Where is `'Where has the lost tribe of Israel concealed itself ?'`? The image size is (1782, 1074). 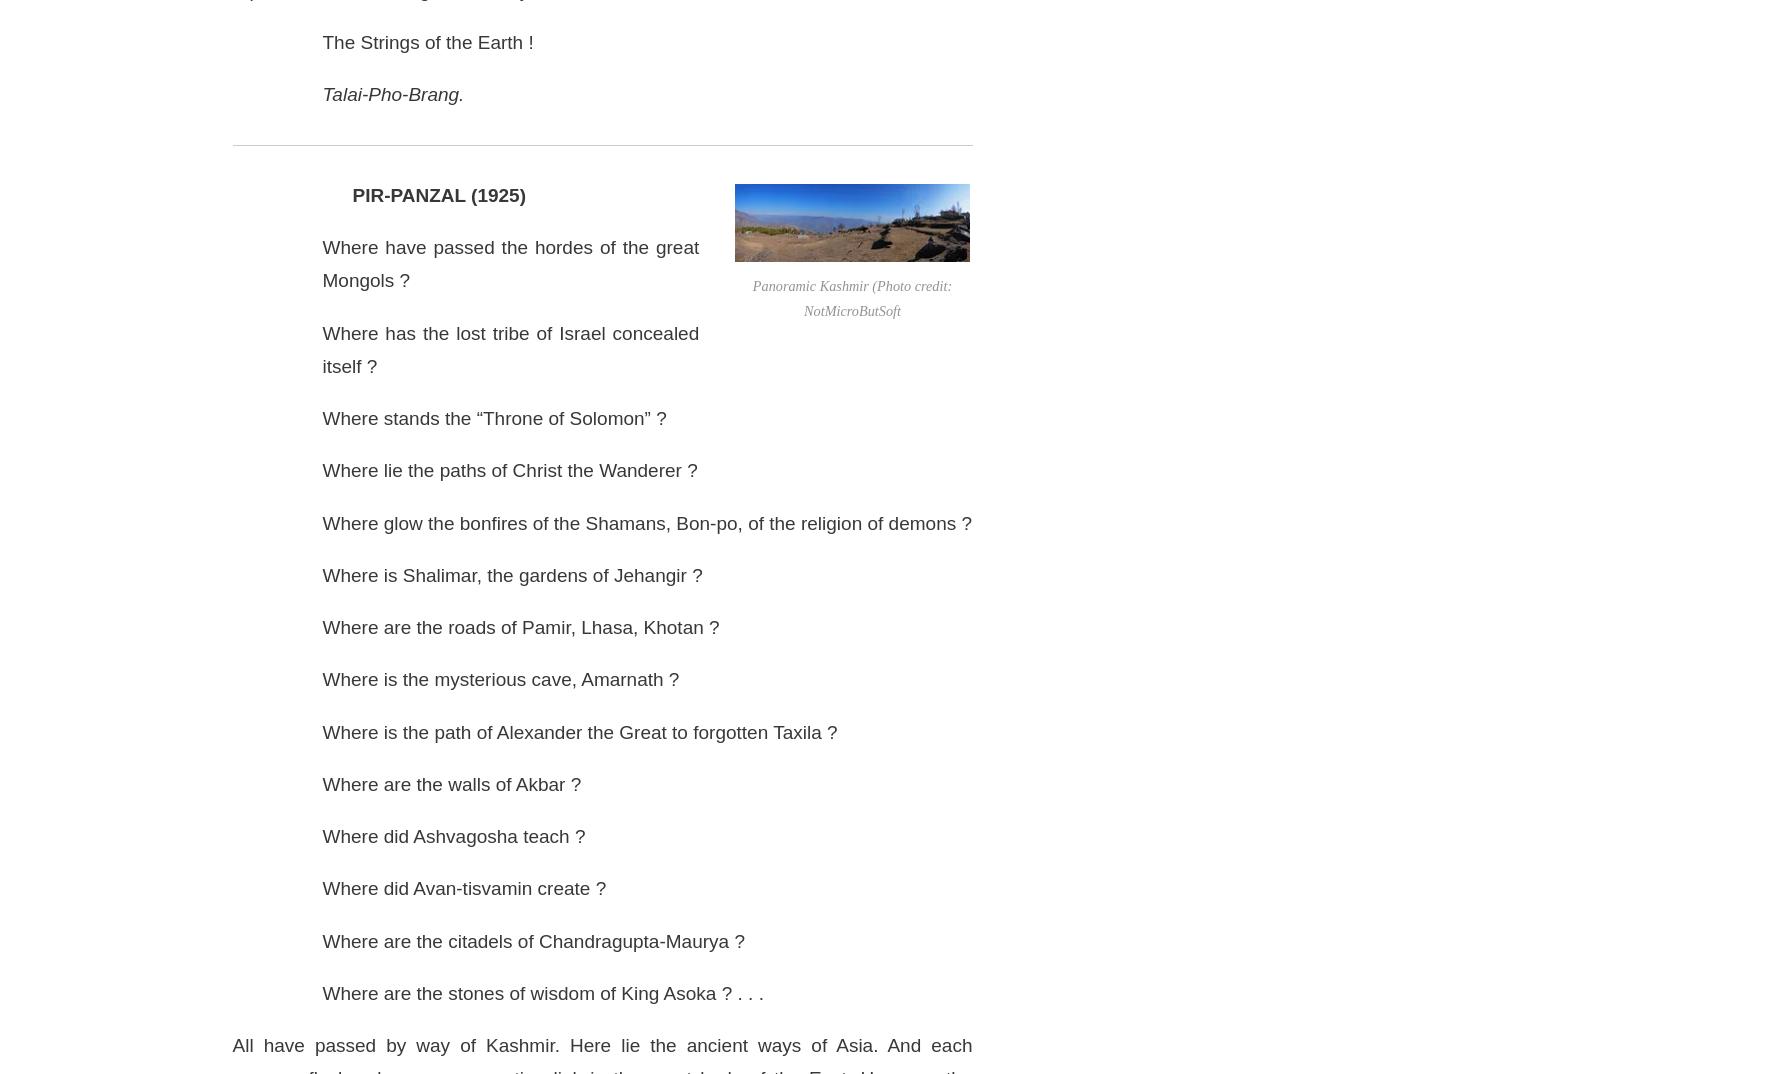 'Where has the lost tribe of Israel concealed itself ?' is located at coordinates (509, 348).